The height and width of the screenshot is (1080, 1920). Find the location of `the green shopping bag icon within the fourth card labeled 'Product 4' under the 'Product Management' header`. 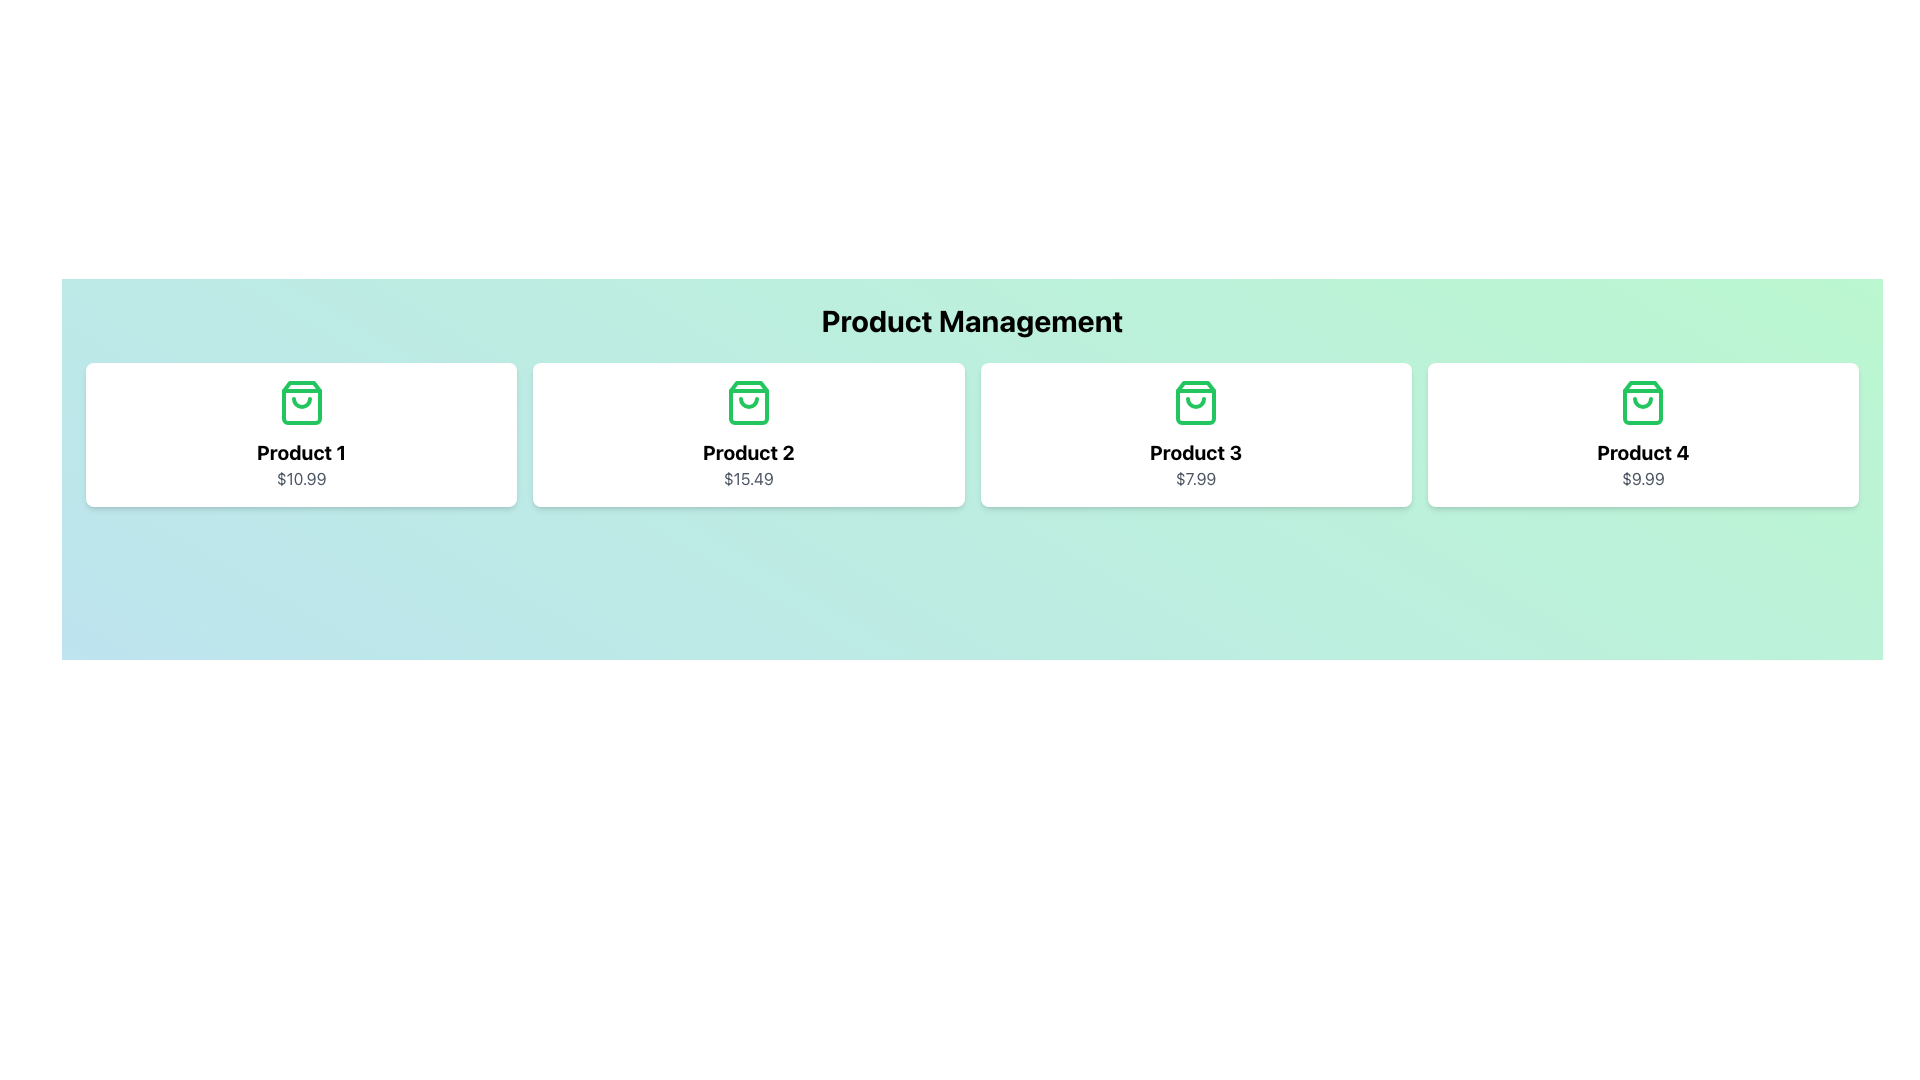

the green shopping bag icon within the fourth card labeled 'Product 4' under the 'Product Management' header is located at coordinates (1643, 402).